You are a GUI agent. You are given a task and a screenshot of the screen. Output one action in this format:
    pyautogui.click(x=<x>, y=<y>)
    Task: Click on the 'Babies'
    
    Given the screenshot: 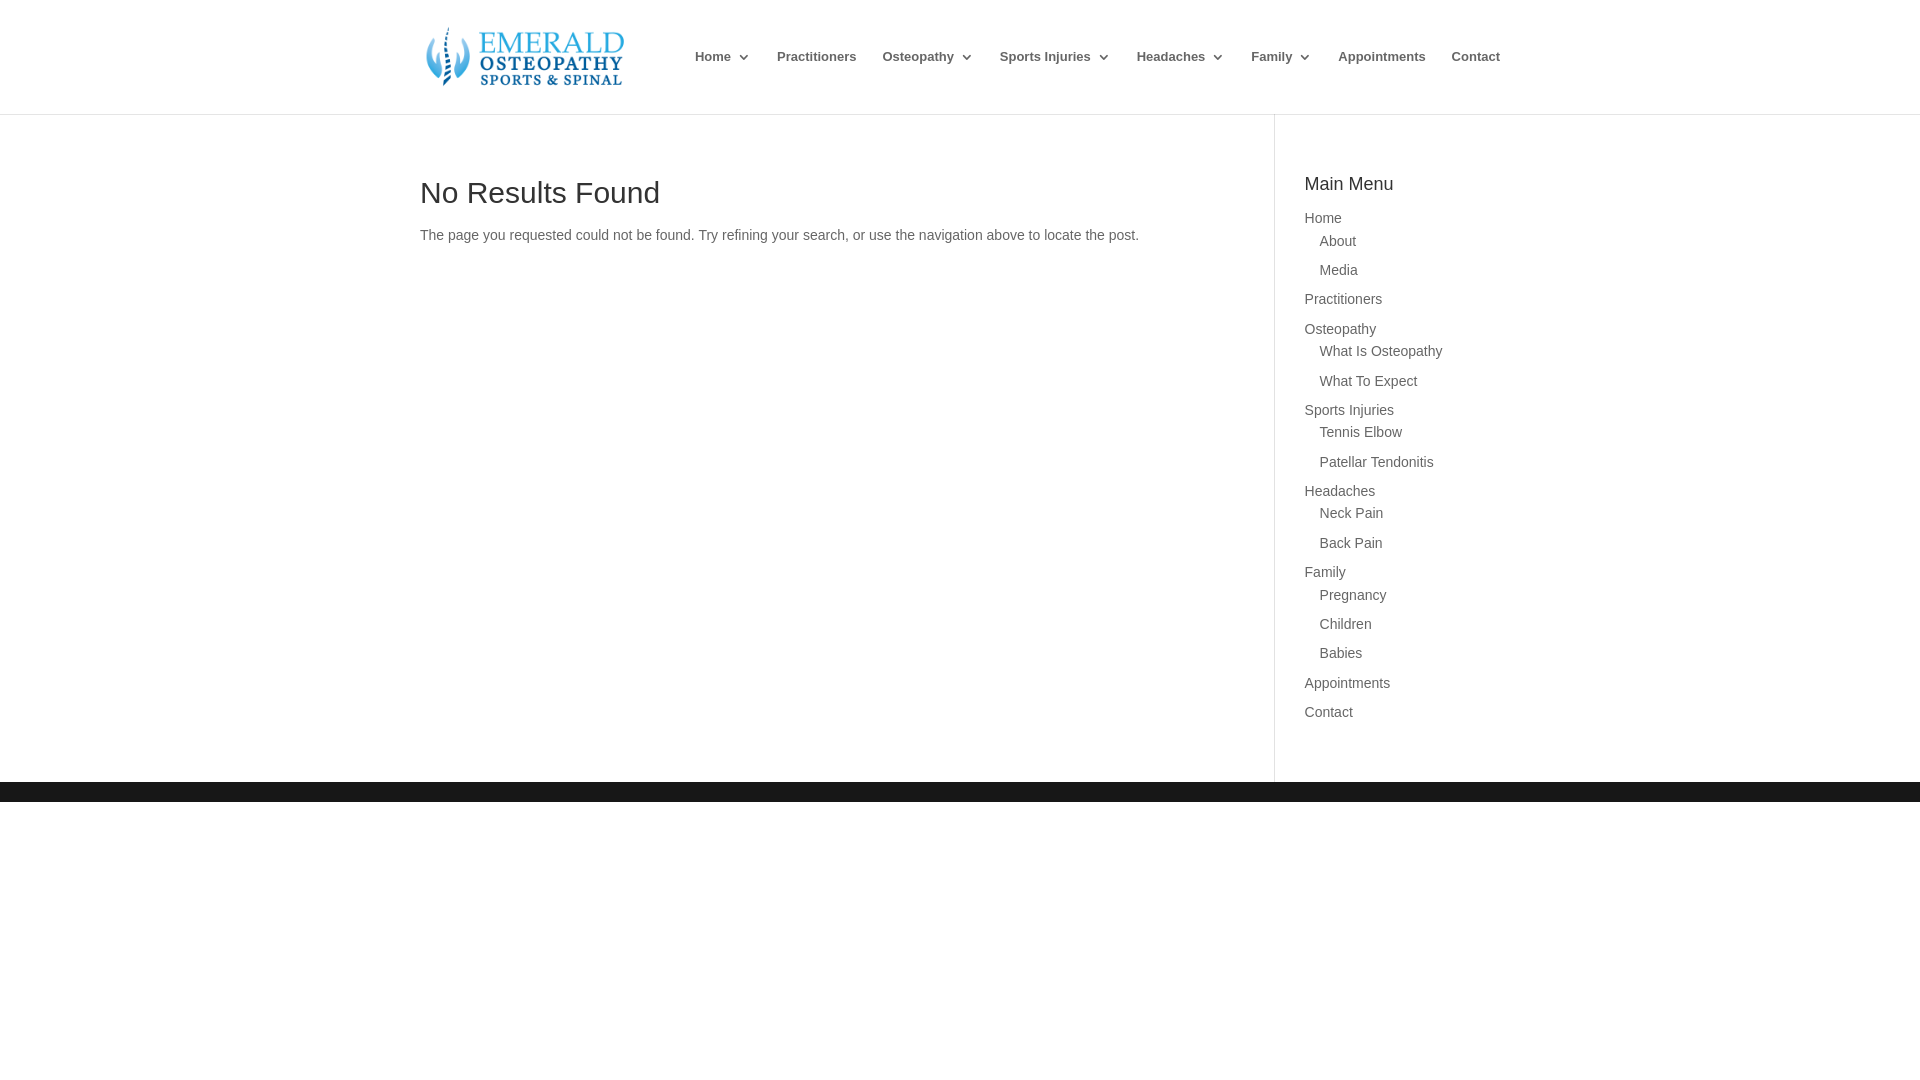 What is the action you would take?
    pyautogui.click(x=1341, y=652)
    